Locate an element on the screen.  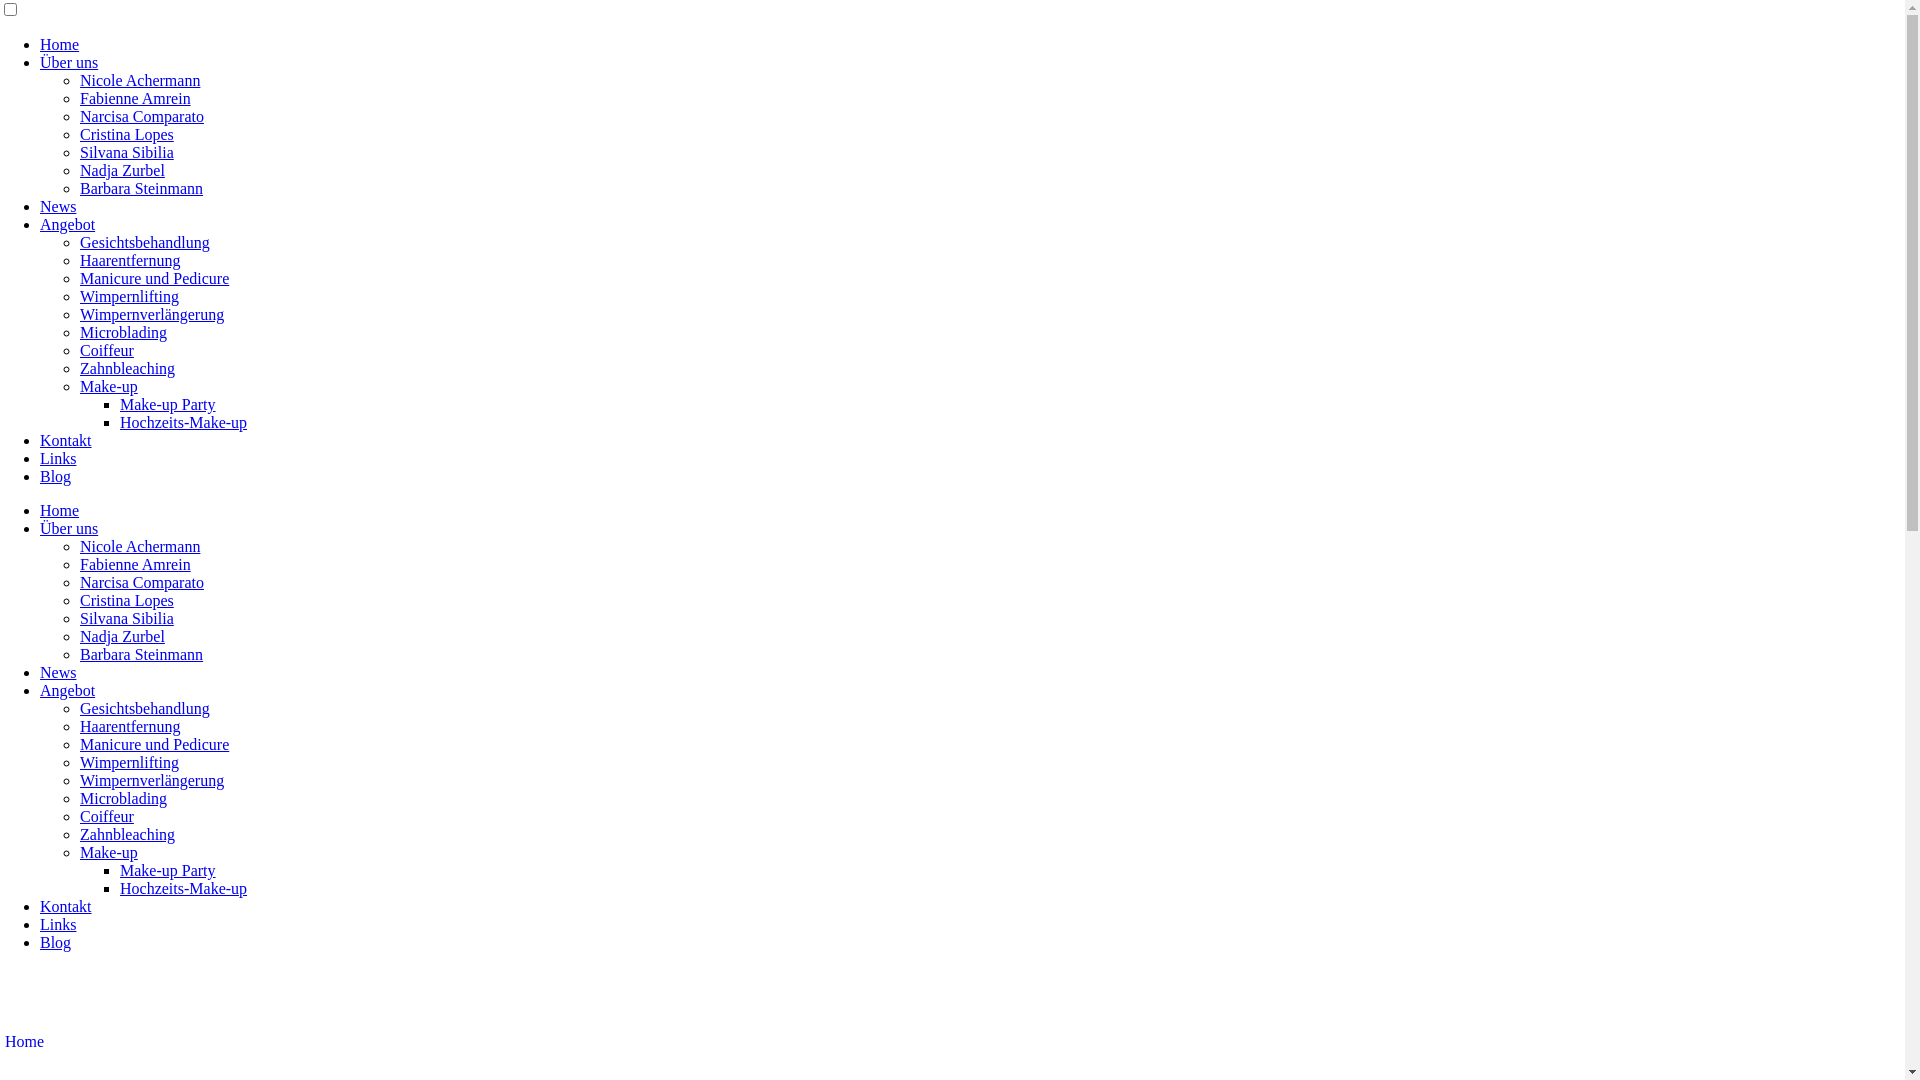
'Haarentfernung' is located at coordinates (128, 259).